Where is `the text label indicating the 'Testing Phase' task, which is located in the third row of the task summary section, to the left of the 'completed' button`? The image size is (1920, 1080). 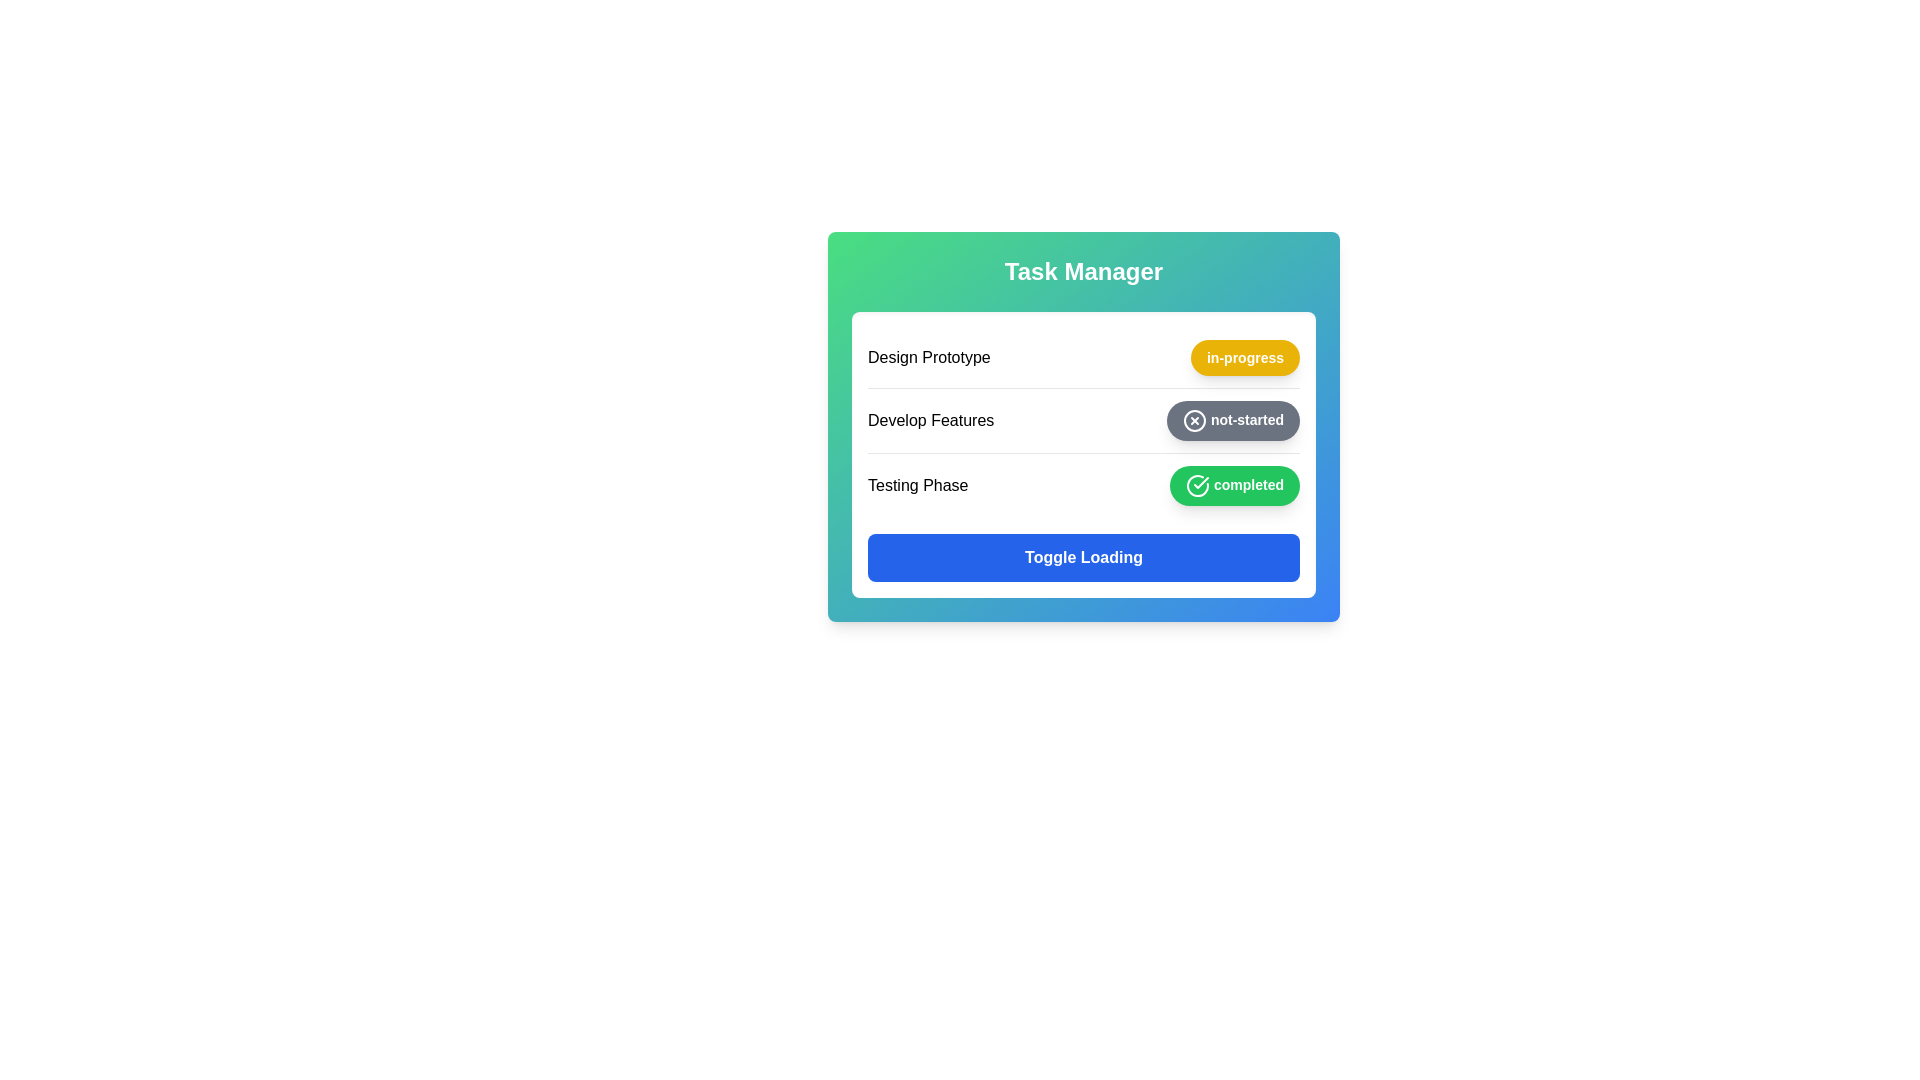 the text label indicating the 'Testing Phase' task, which is located in the third row of the task summary section, to the left of the 'completed' button is located at coordinates (917, 486).